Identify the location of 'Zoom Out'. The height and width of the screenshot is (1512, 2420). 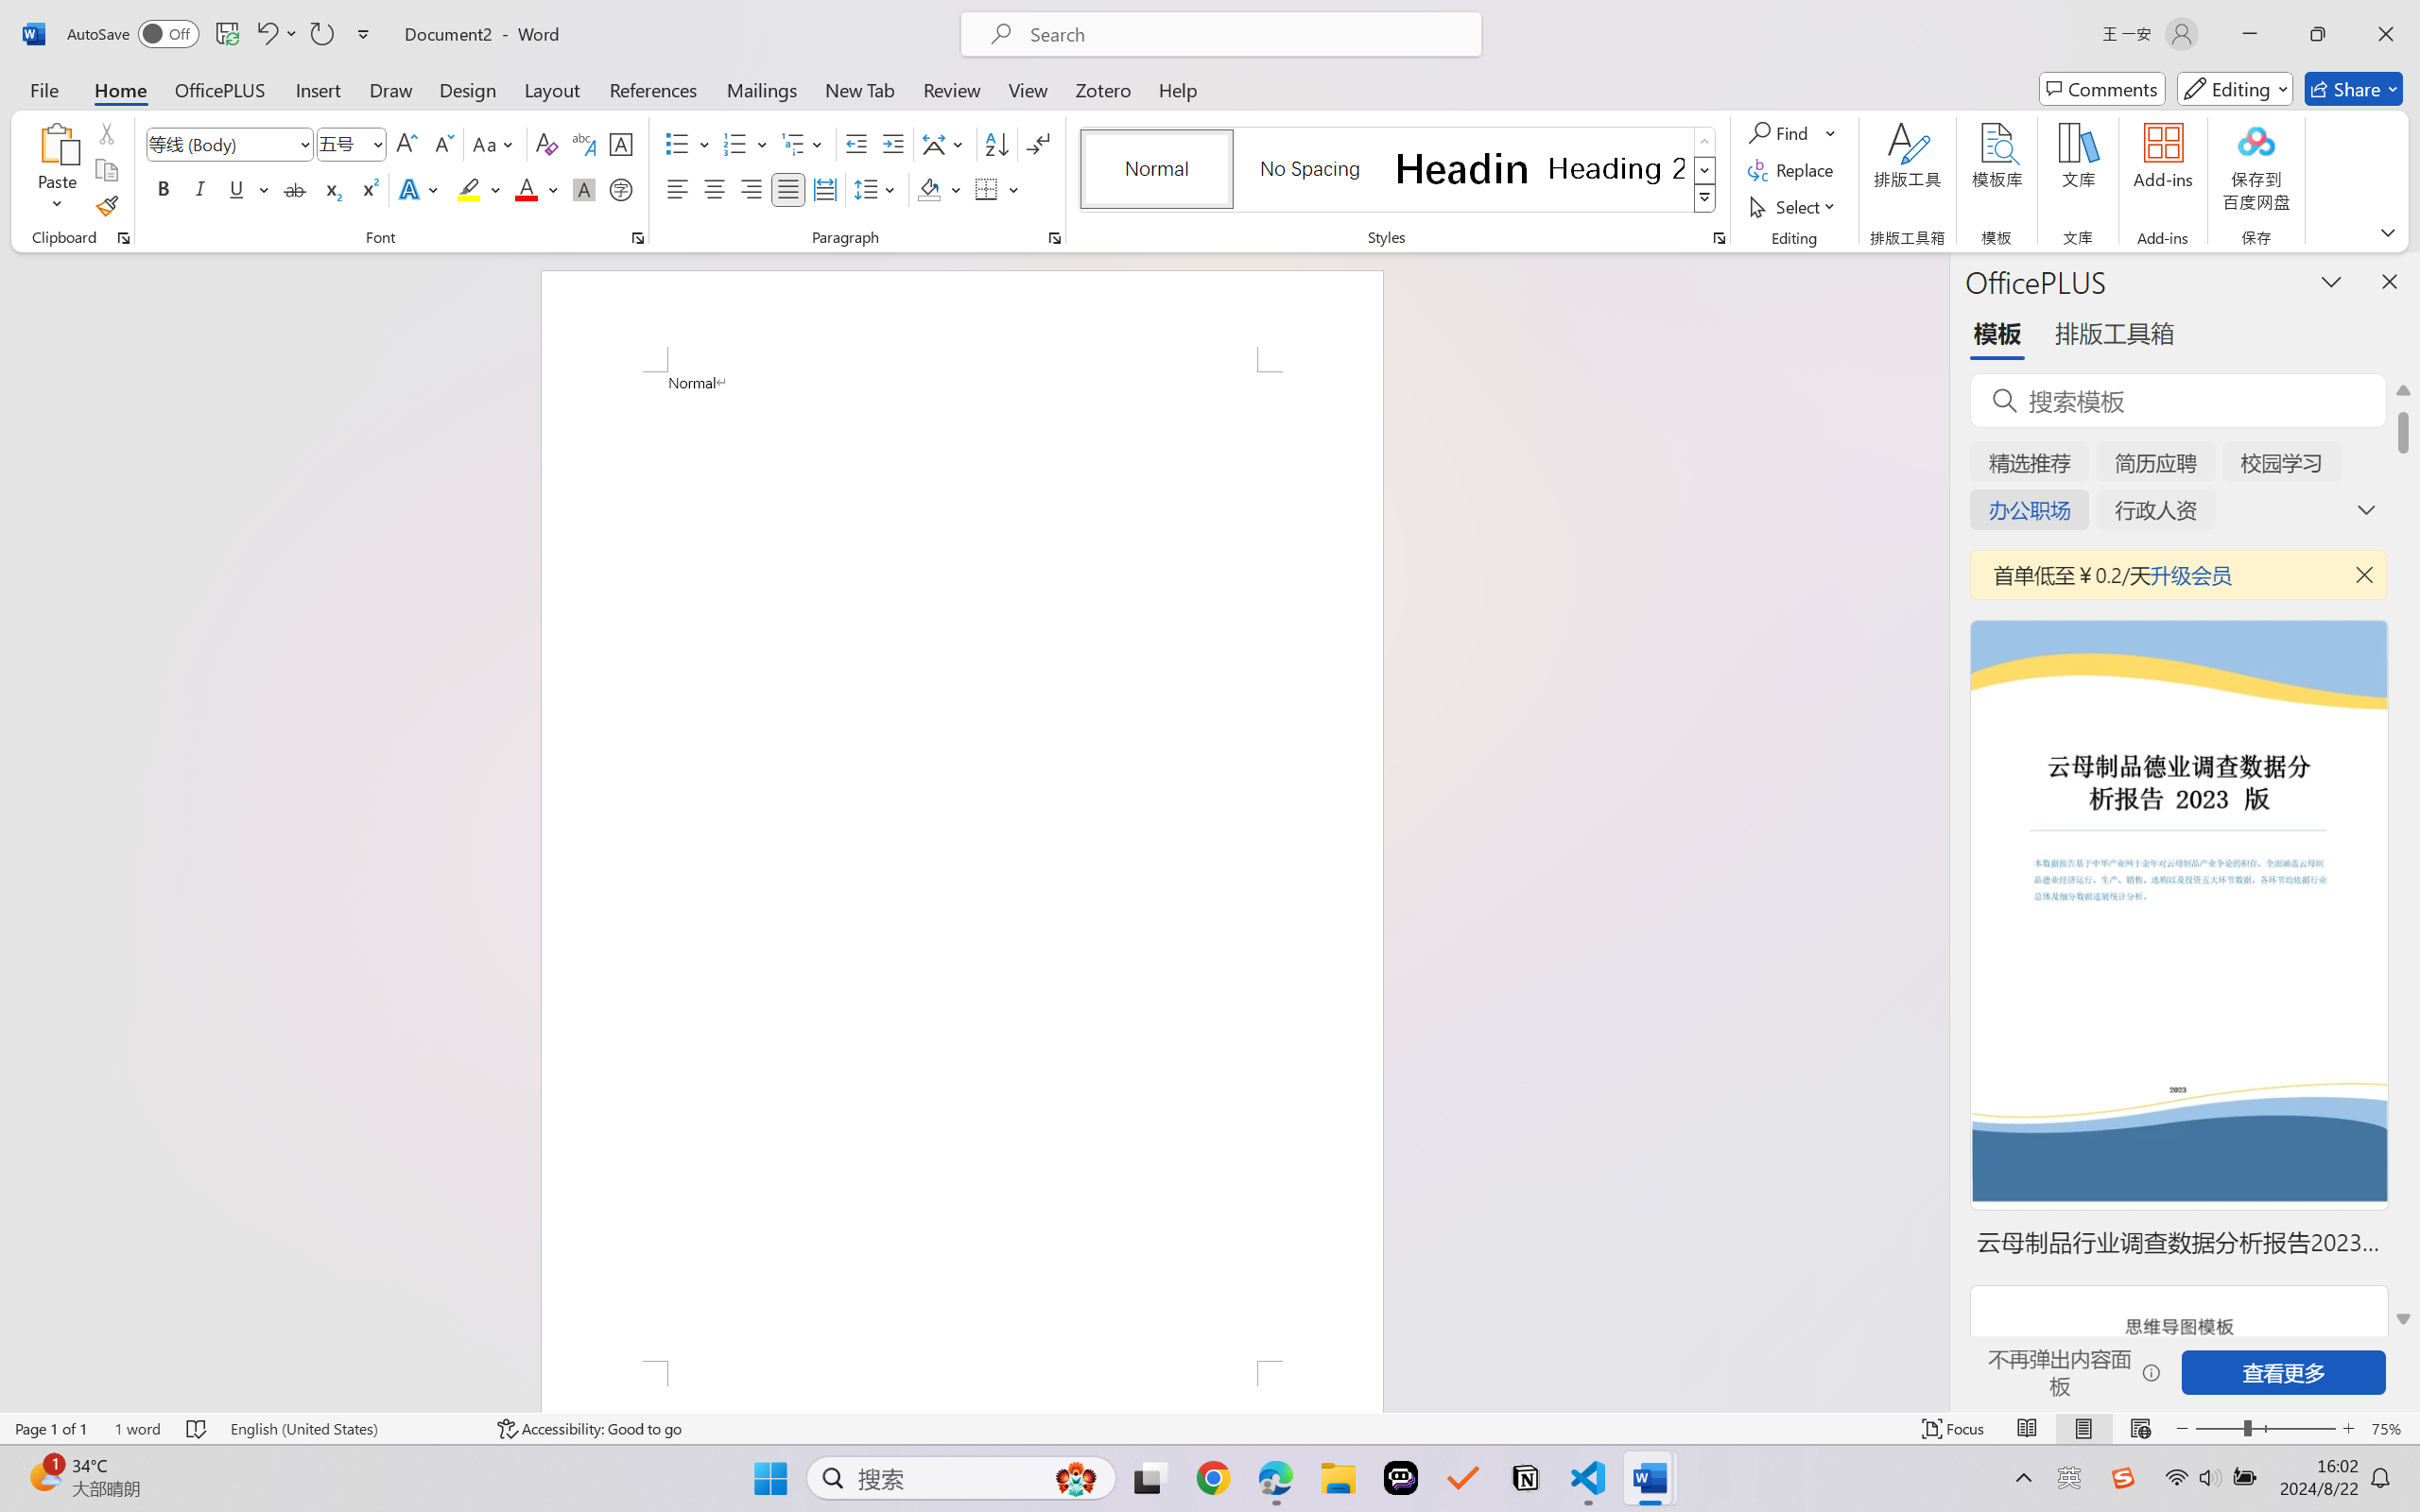
(2218, 1428).